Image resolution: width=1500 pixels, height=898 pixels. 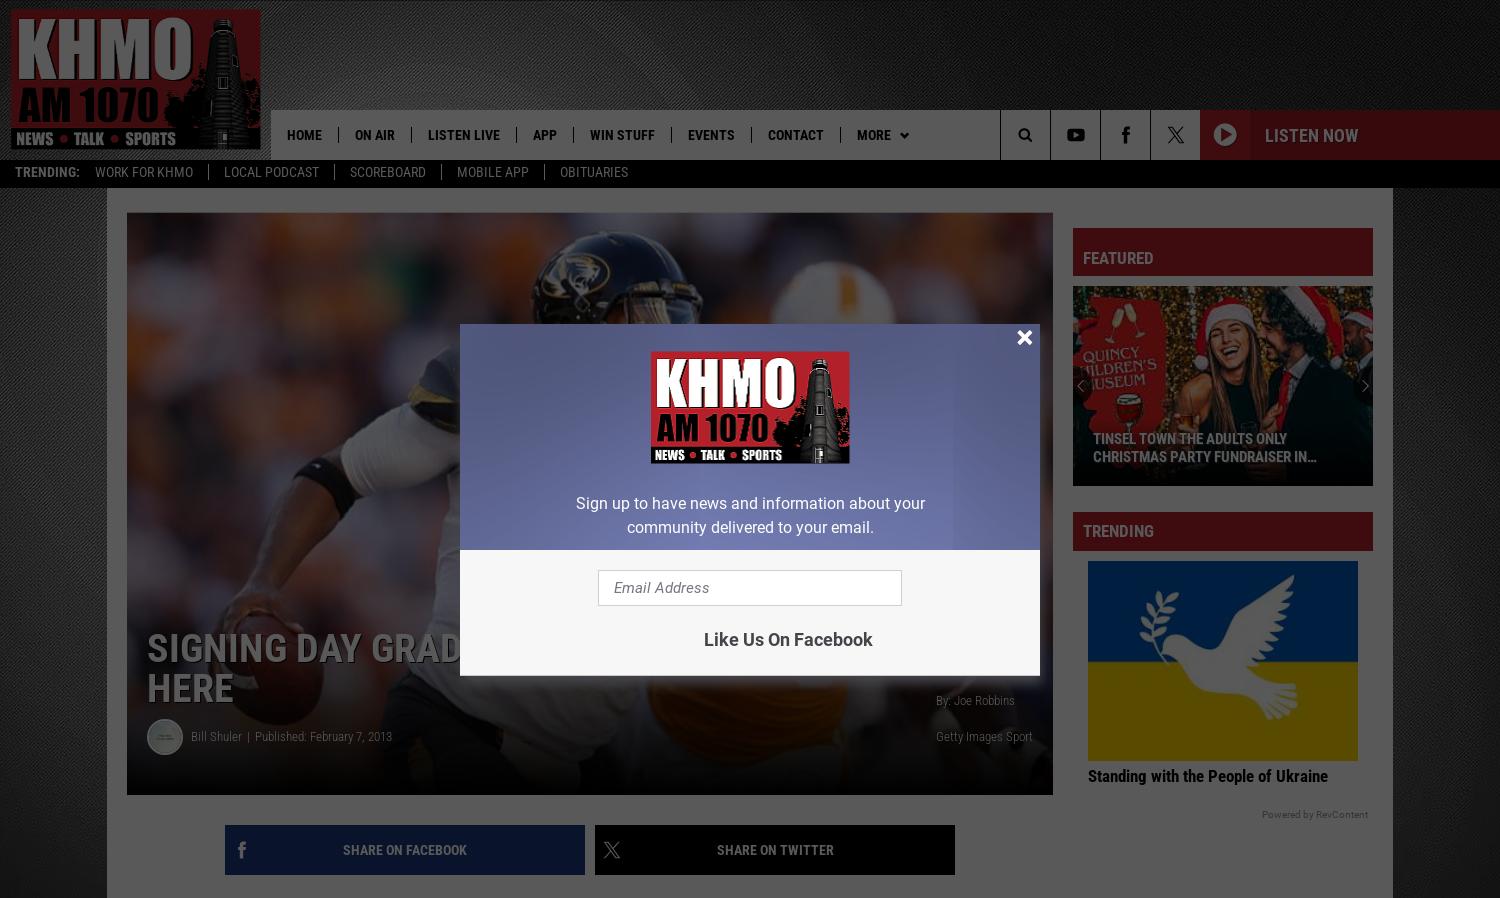 What do you see at coordinates (564, 671) in the screenshot?
I see `'Signing Day Grades Don’t Carry Much Weight Here'` at bounding box center [564, 671].